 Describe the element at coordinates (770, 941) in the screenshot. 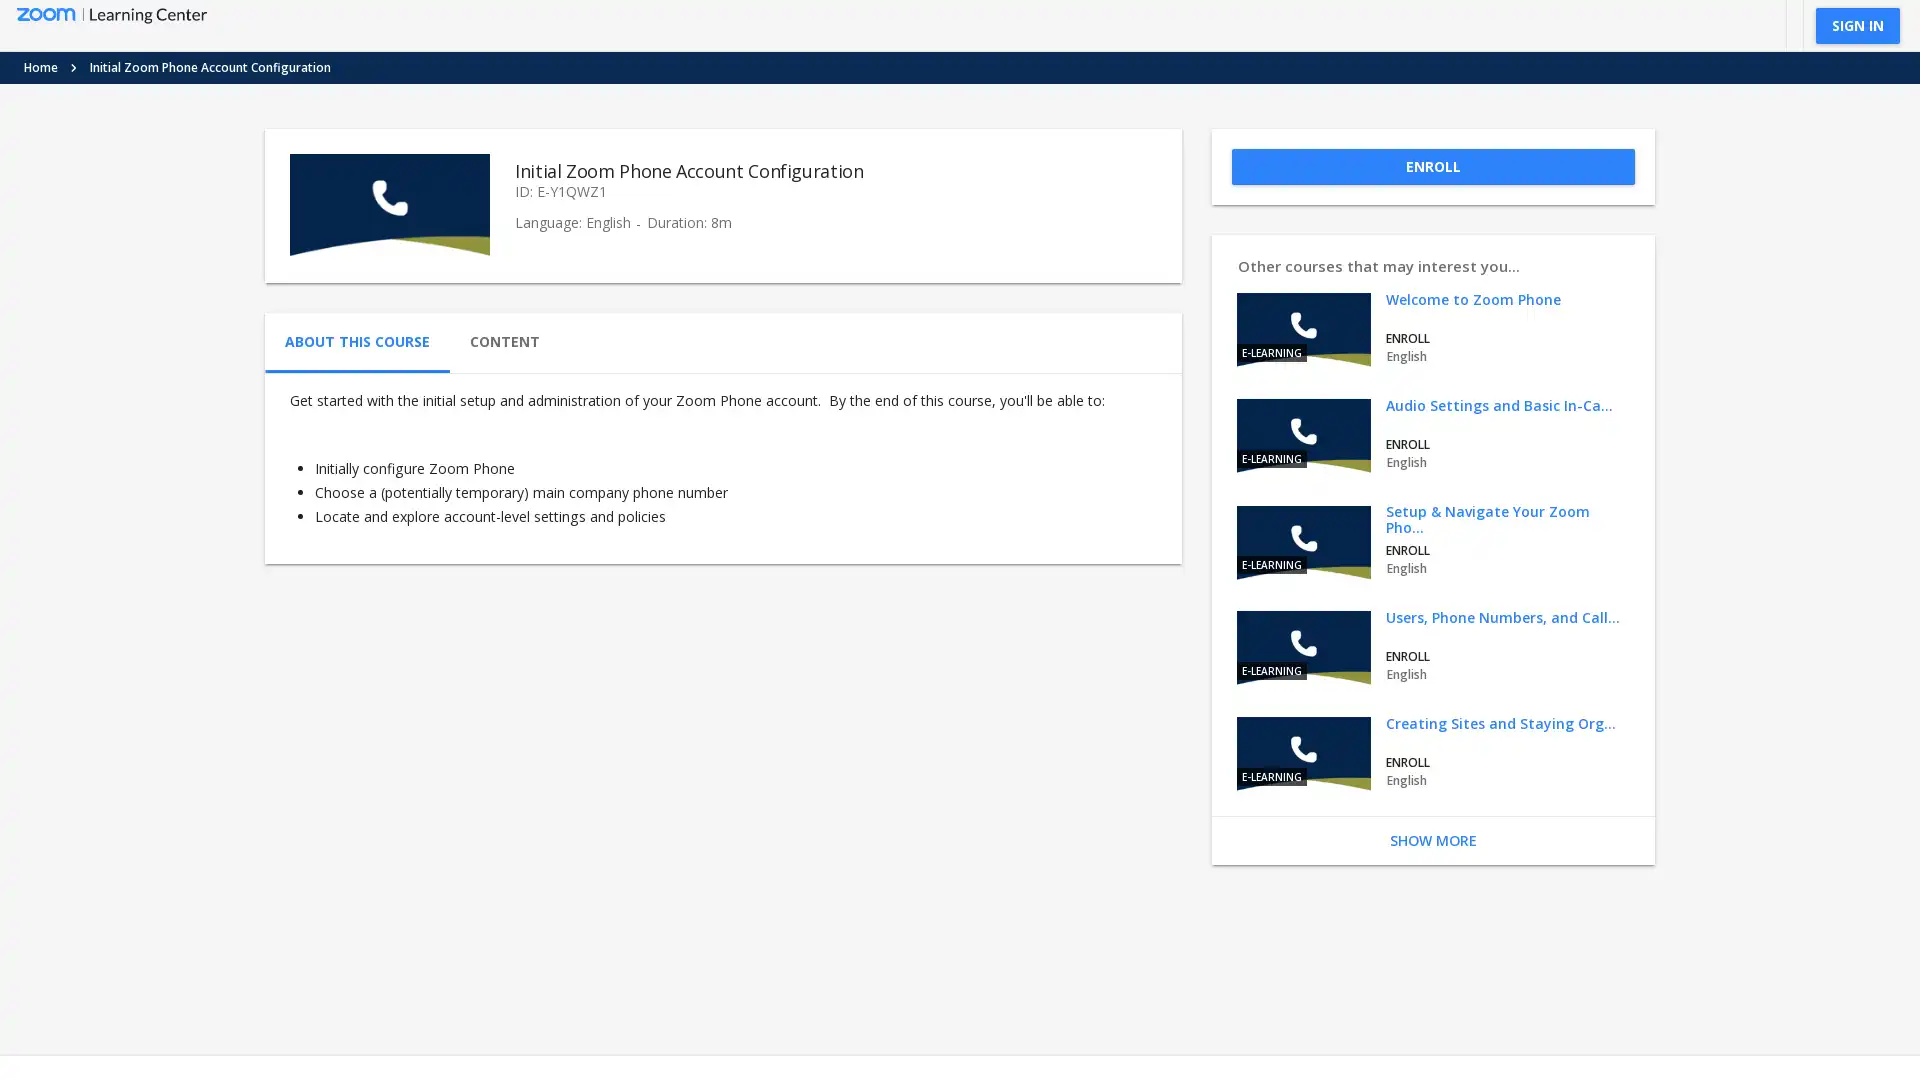

I see `Close` at that location.